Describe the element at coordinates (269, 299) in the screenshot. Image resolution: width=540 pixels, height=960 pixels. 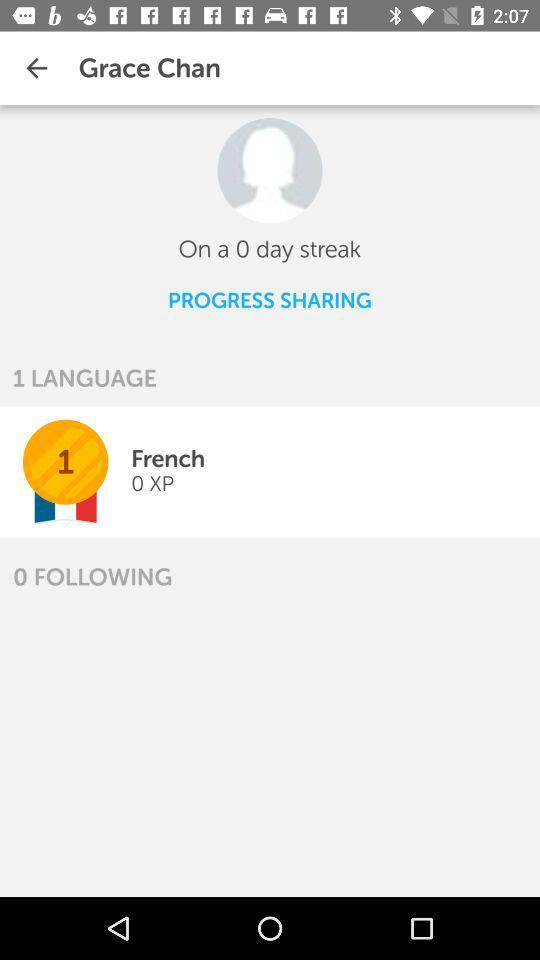
I see `icon above 1 language item` at that location.